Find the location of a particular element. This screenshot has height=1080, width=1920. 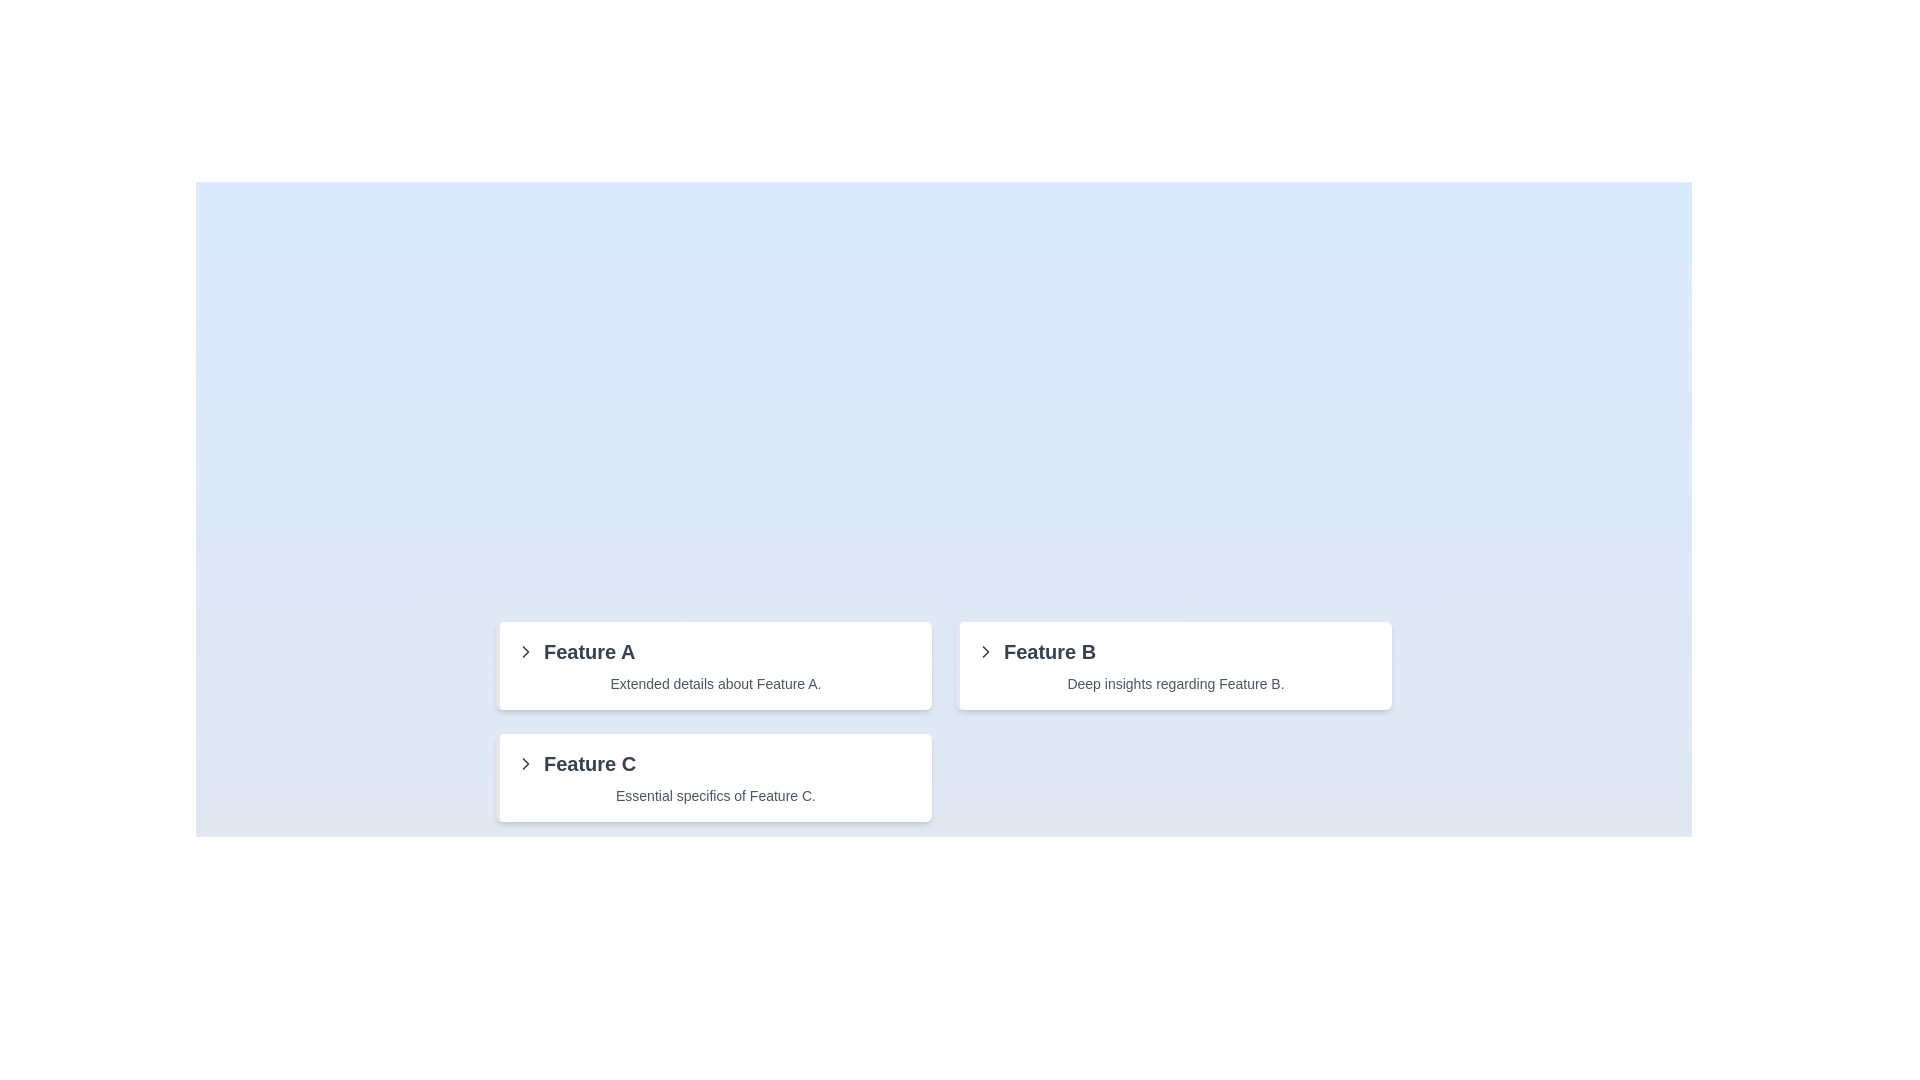

the right-facing chevron icon located to the left of the 'Feature A' text label using keyboard navigation for accessibility is located at coordinates (526, 651).